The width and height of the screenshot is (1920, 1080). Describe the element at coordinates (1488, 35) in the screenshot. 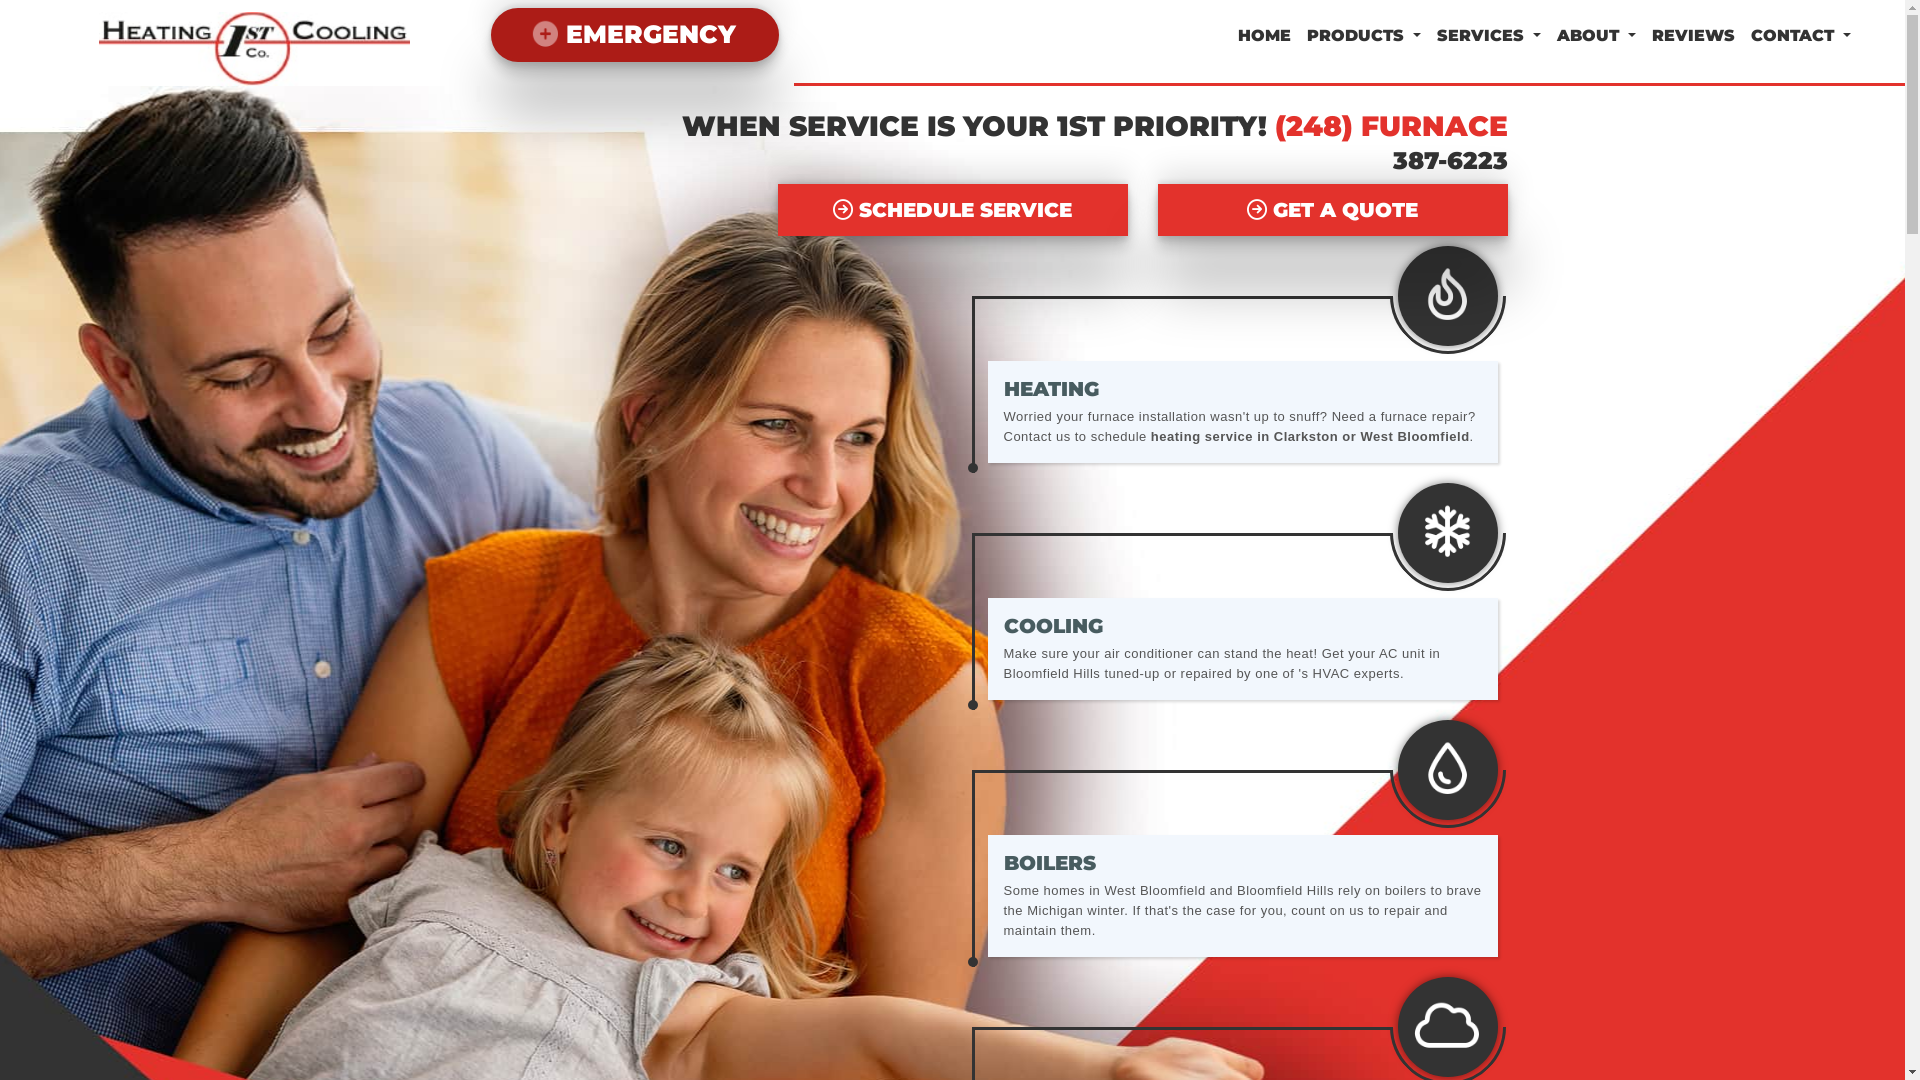

I see `'SERVICES'` at that location.